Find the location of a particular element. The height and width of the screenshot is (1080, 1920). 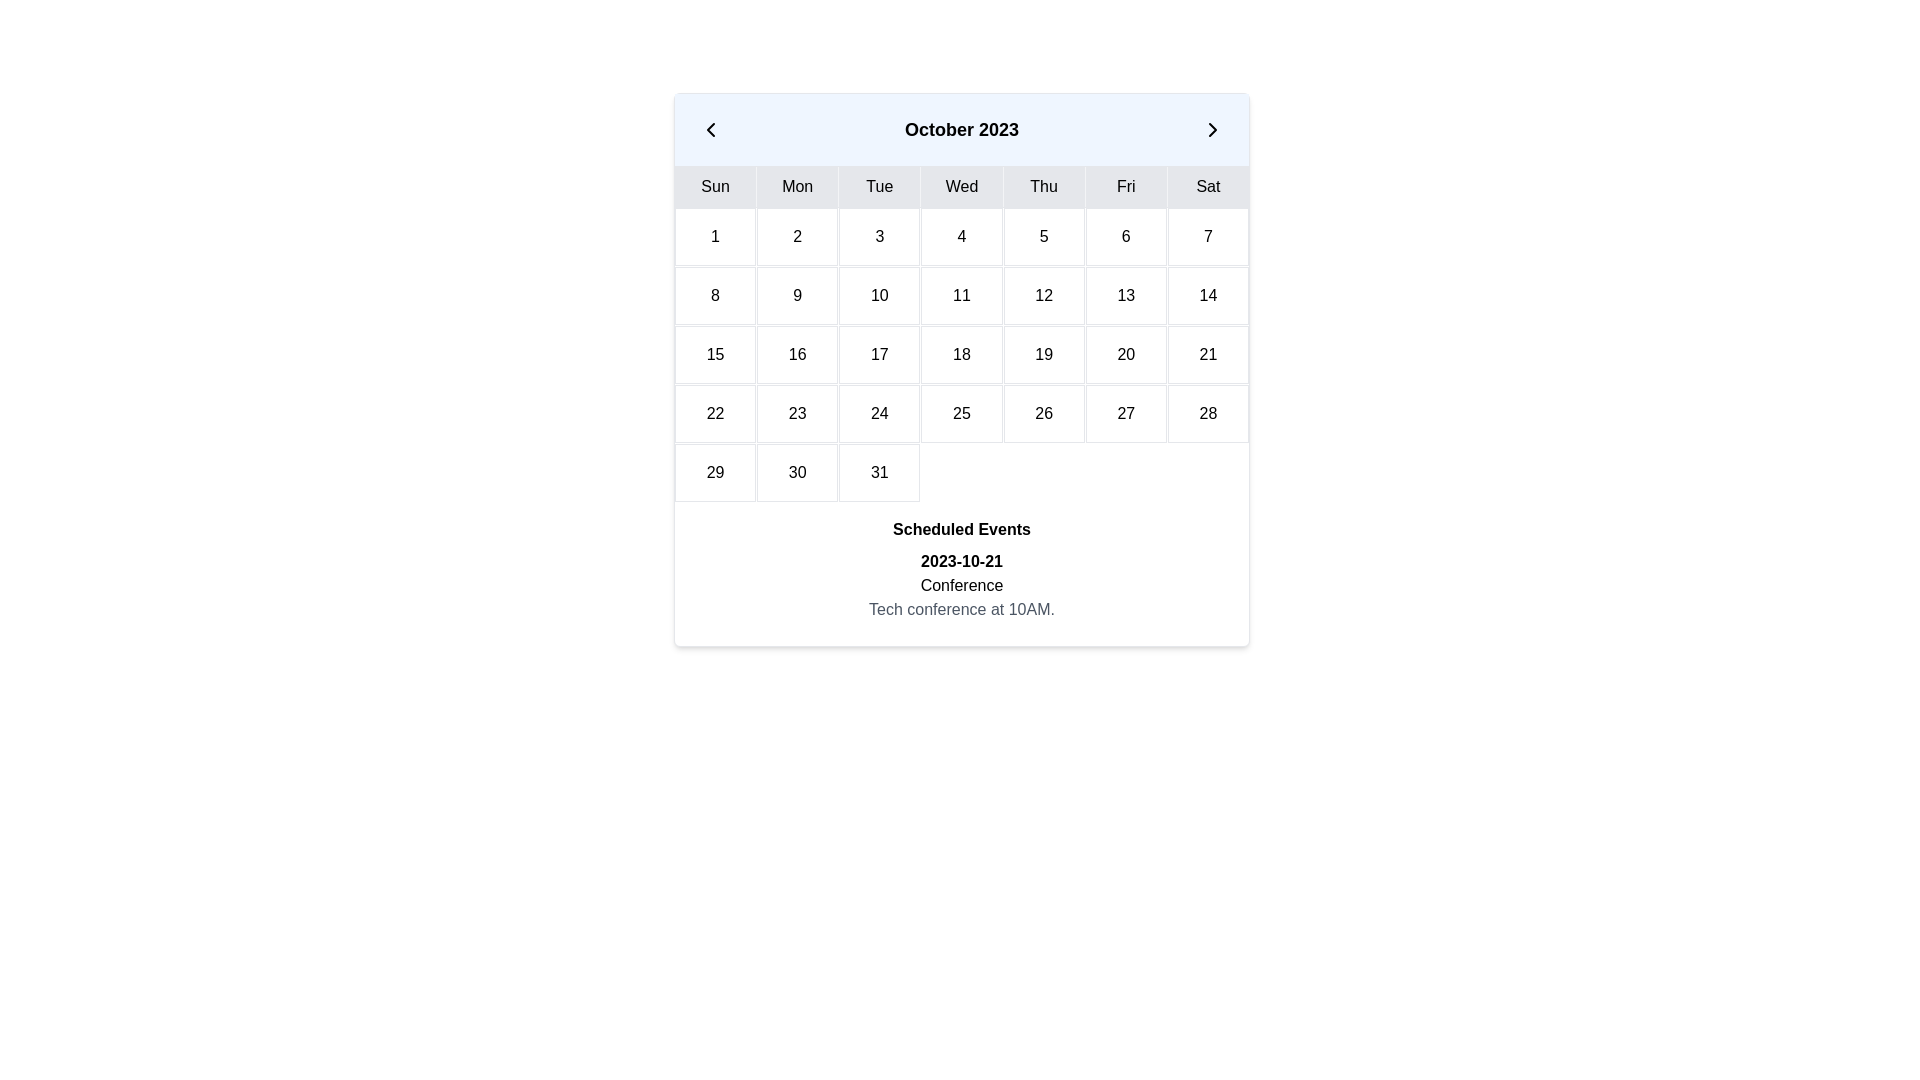

the text element displaying 'Tech conference at 10AM.' located at the bottom of the card section within the calendar interface is located at coordinates (961, 608).